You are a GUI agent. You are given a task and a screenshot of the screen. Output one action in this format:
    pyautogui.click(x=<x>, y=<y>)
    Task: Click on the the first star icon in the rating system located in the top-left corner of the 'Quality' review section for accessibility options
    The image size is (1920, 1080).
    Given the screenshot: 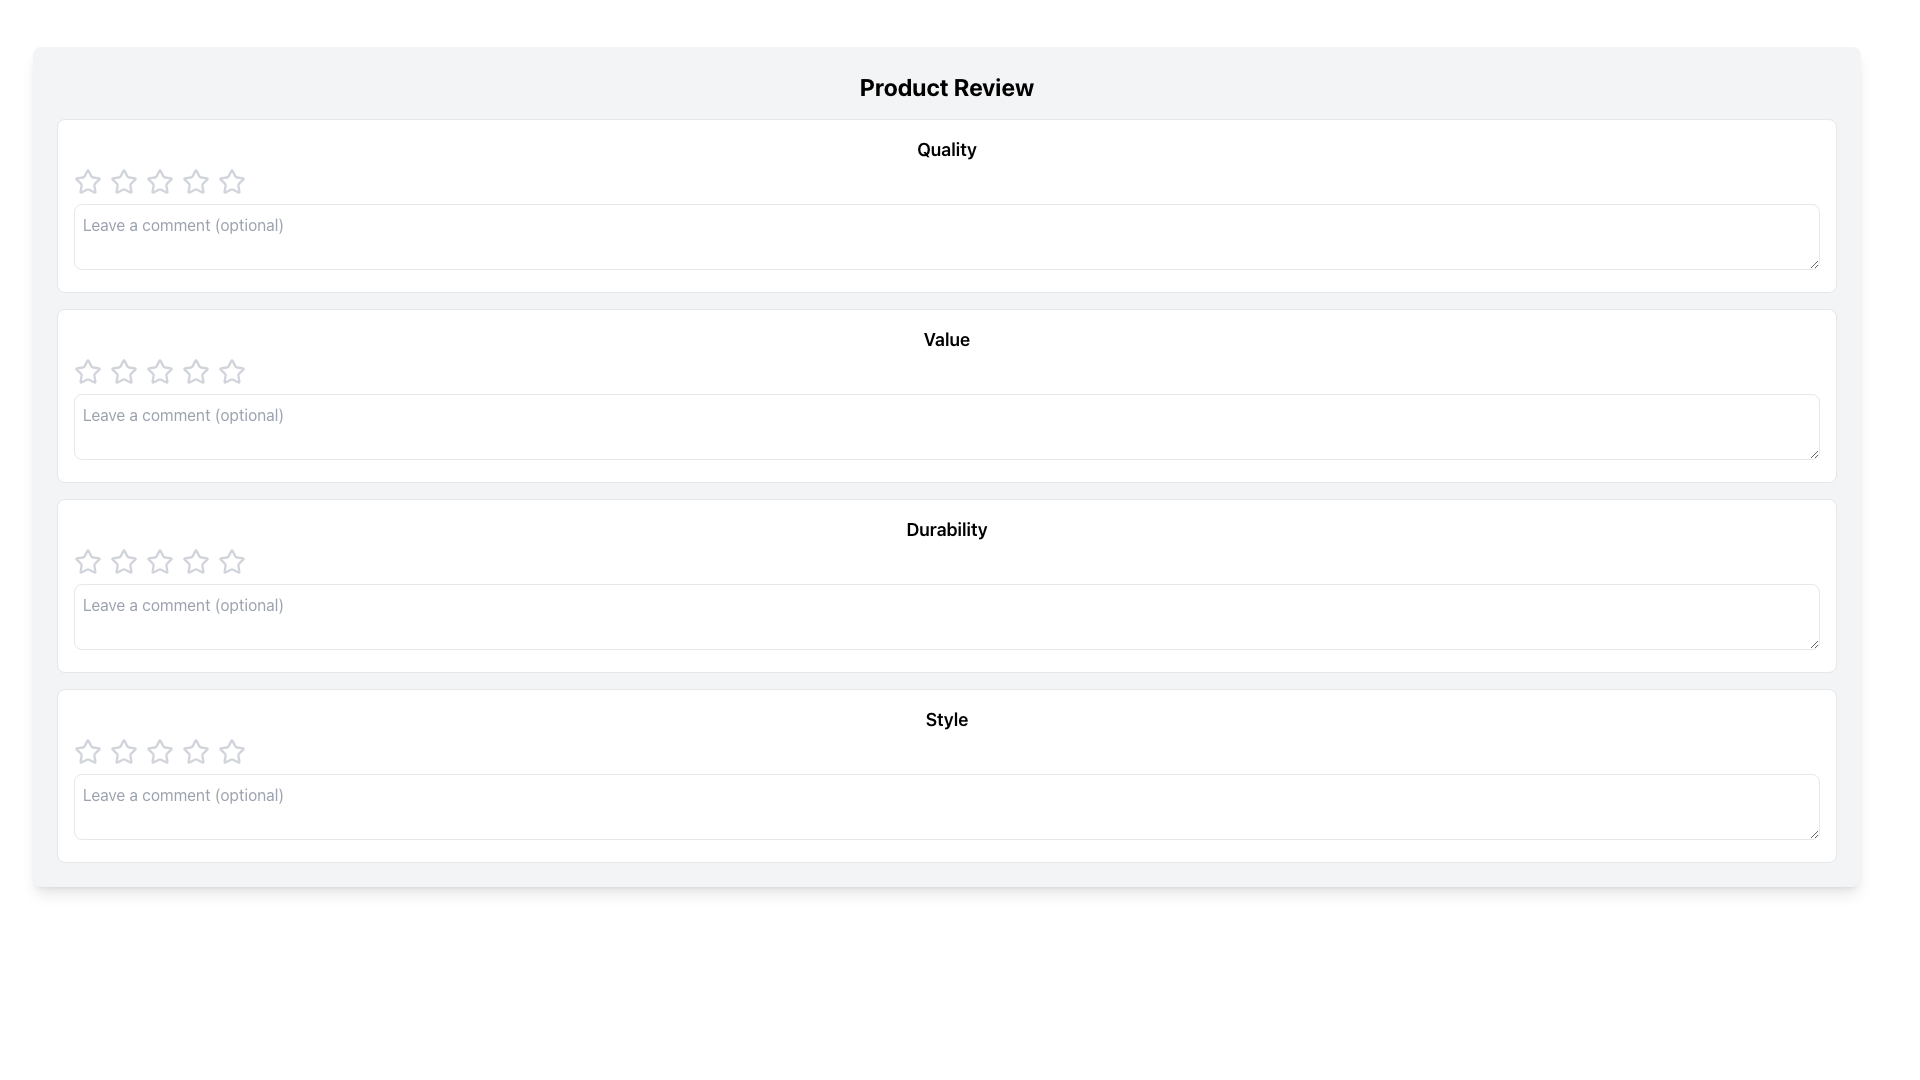 What is the action you would take?
    pyautogui.click(x=86, y=181)
    